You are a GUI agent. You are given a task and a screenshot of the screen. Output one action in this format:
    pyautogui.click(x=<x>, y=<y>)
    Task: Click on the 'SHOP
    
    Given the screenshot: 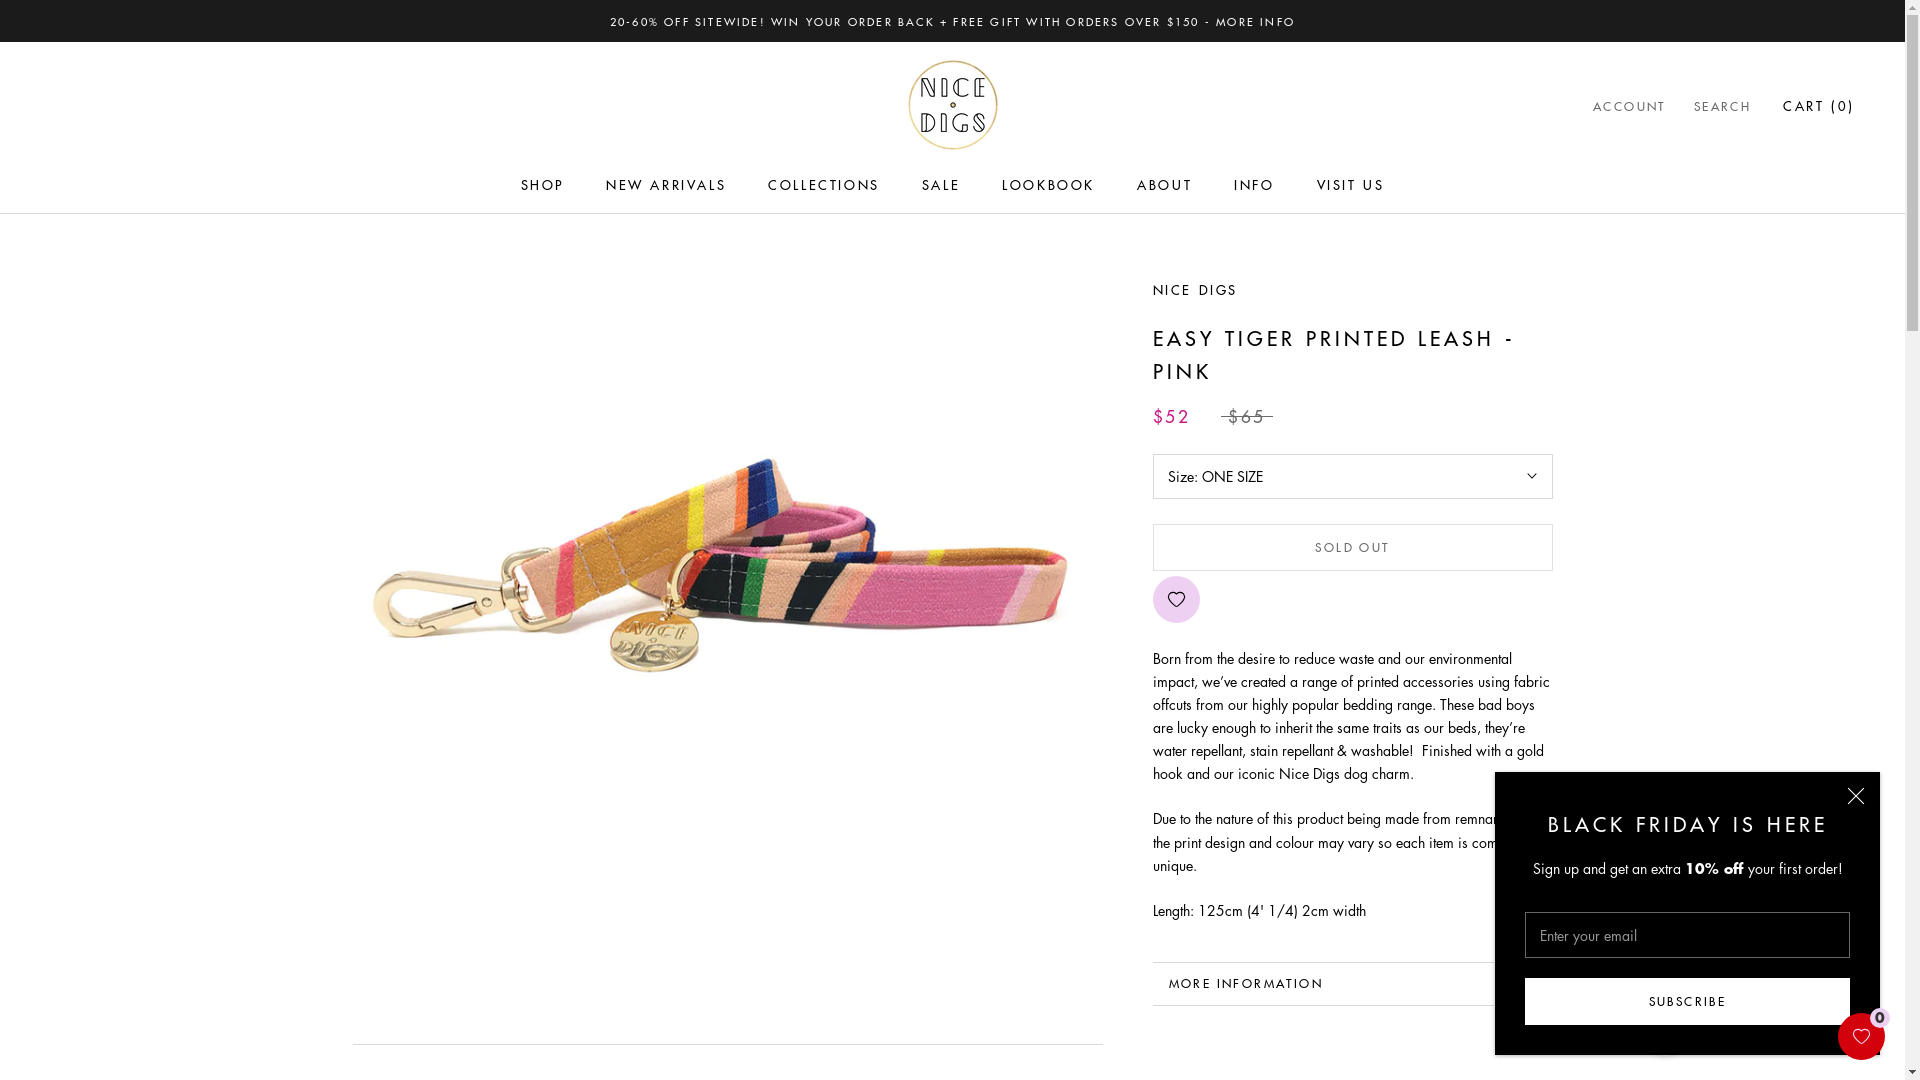 What is the action you would take?
    pyautogui.click(x=521, y=184)
    